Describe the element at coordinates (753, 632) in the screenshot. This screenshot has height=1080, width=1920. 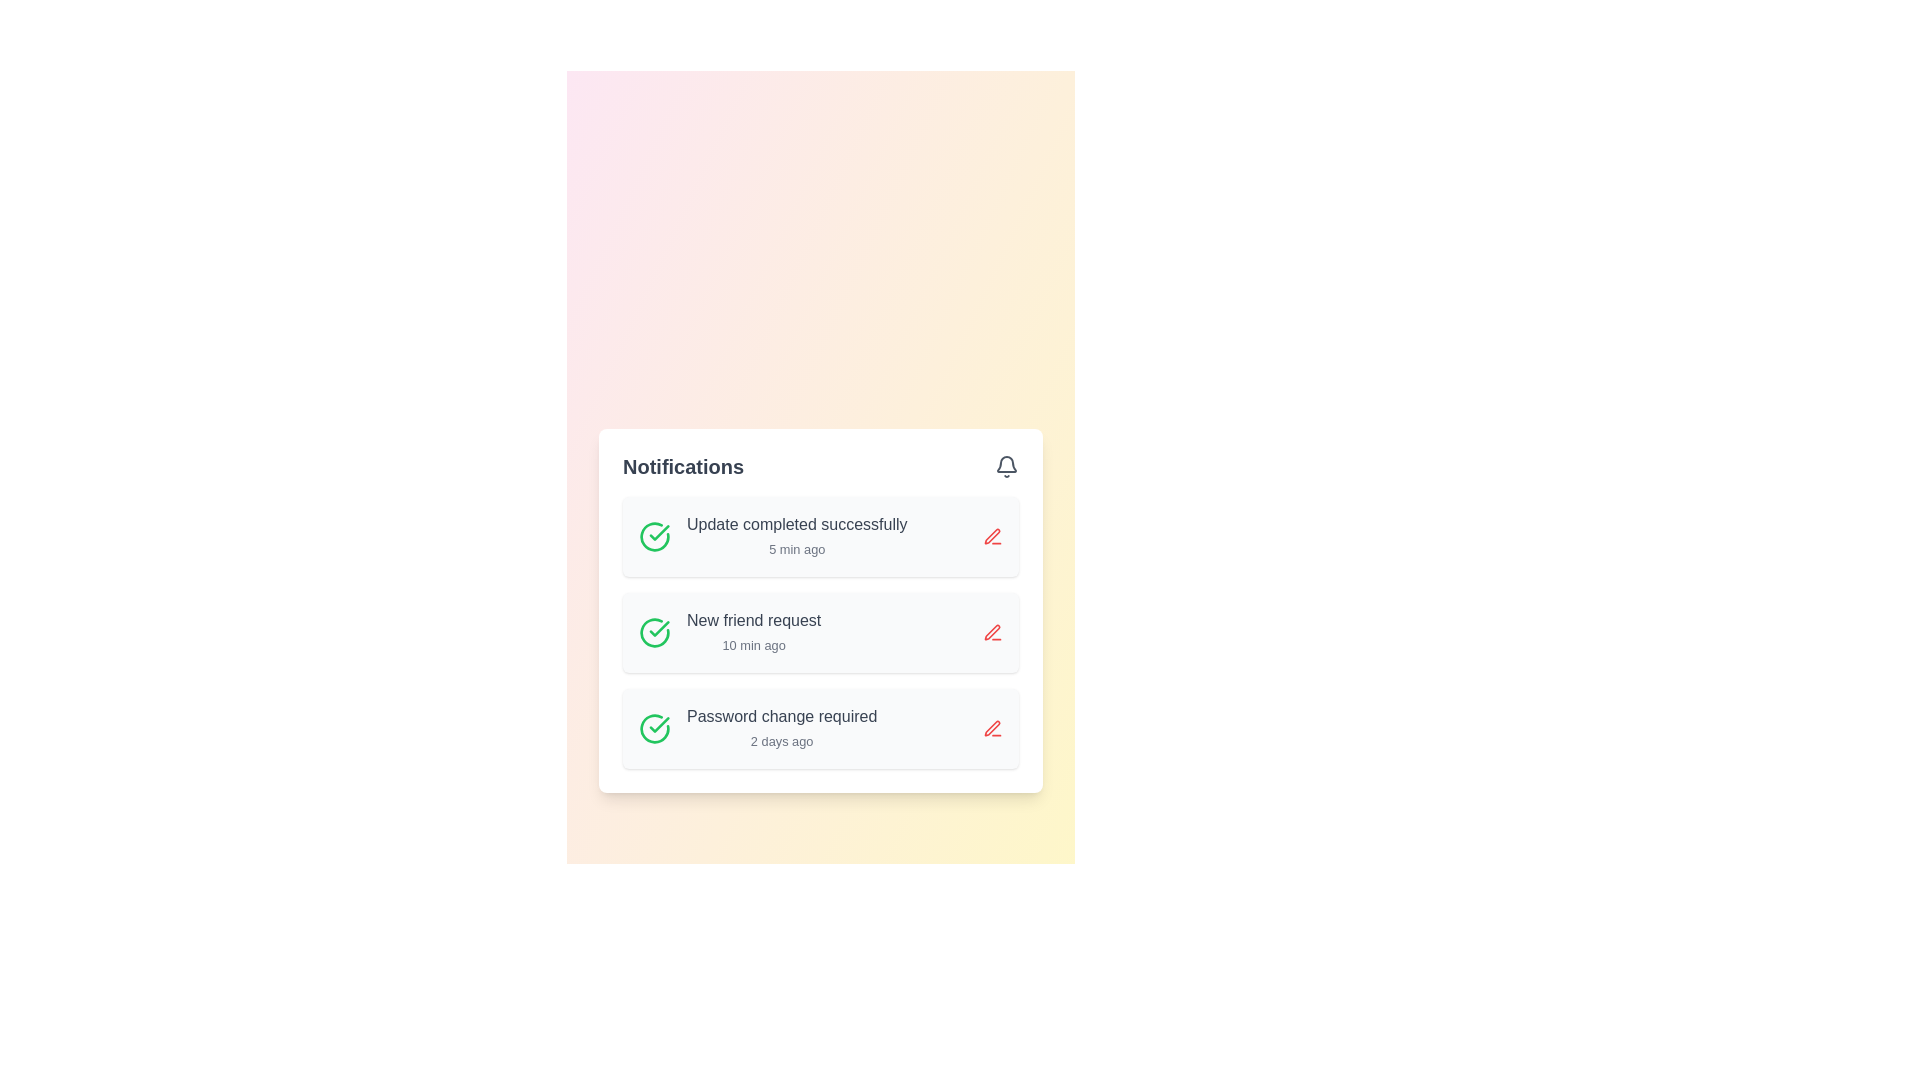
I see `the 'New friend request' notification in the notification panel to possibly reveal additional details` at that location.